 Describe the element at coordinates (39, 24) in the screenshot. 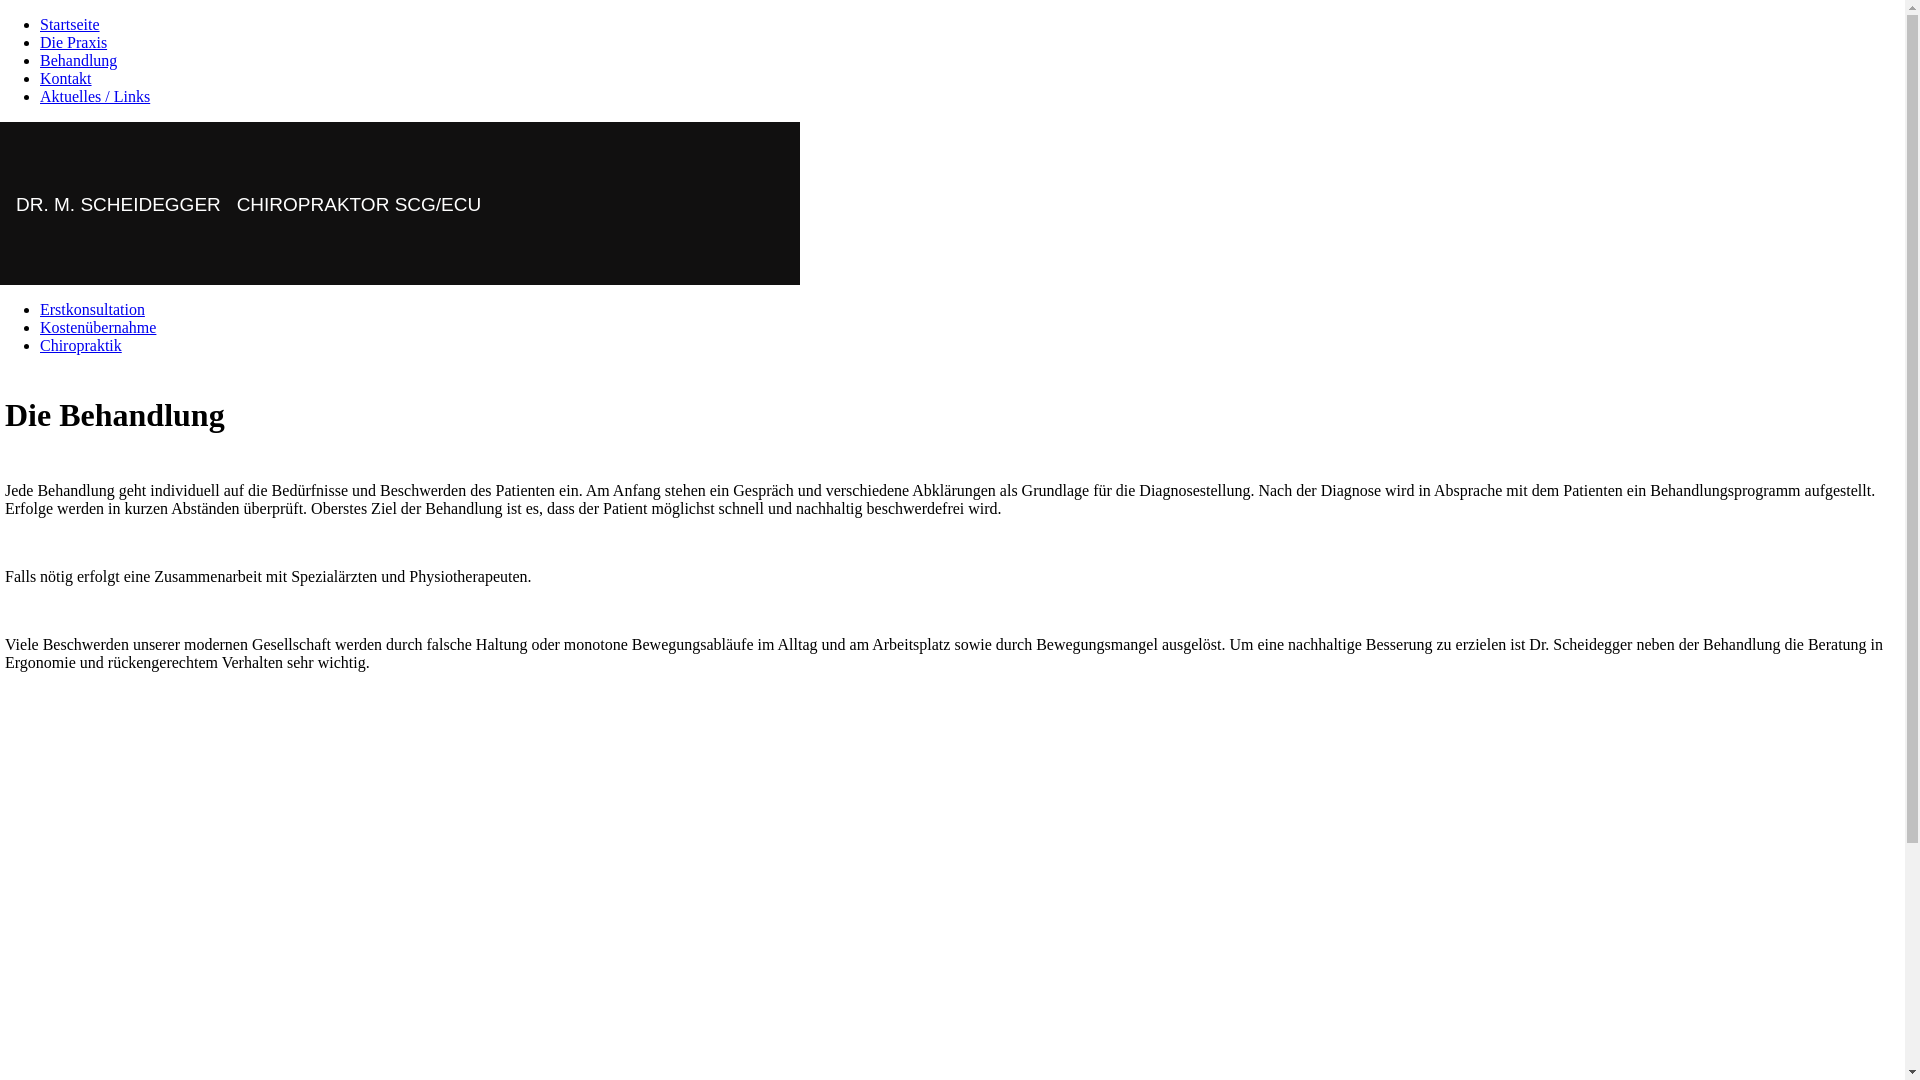

I see `'Startseite'` at that location.